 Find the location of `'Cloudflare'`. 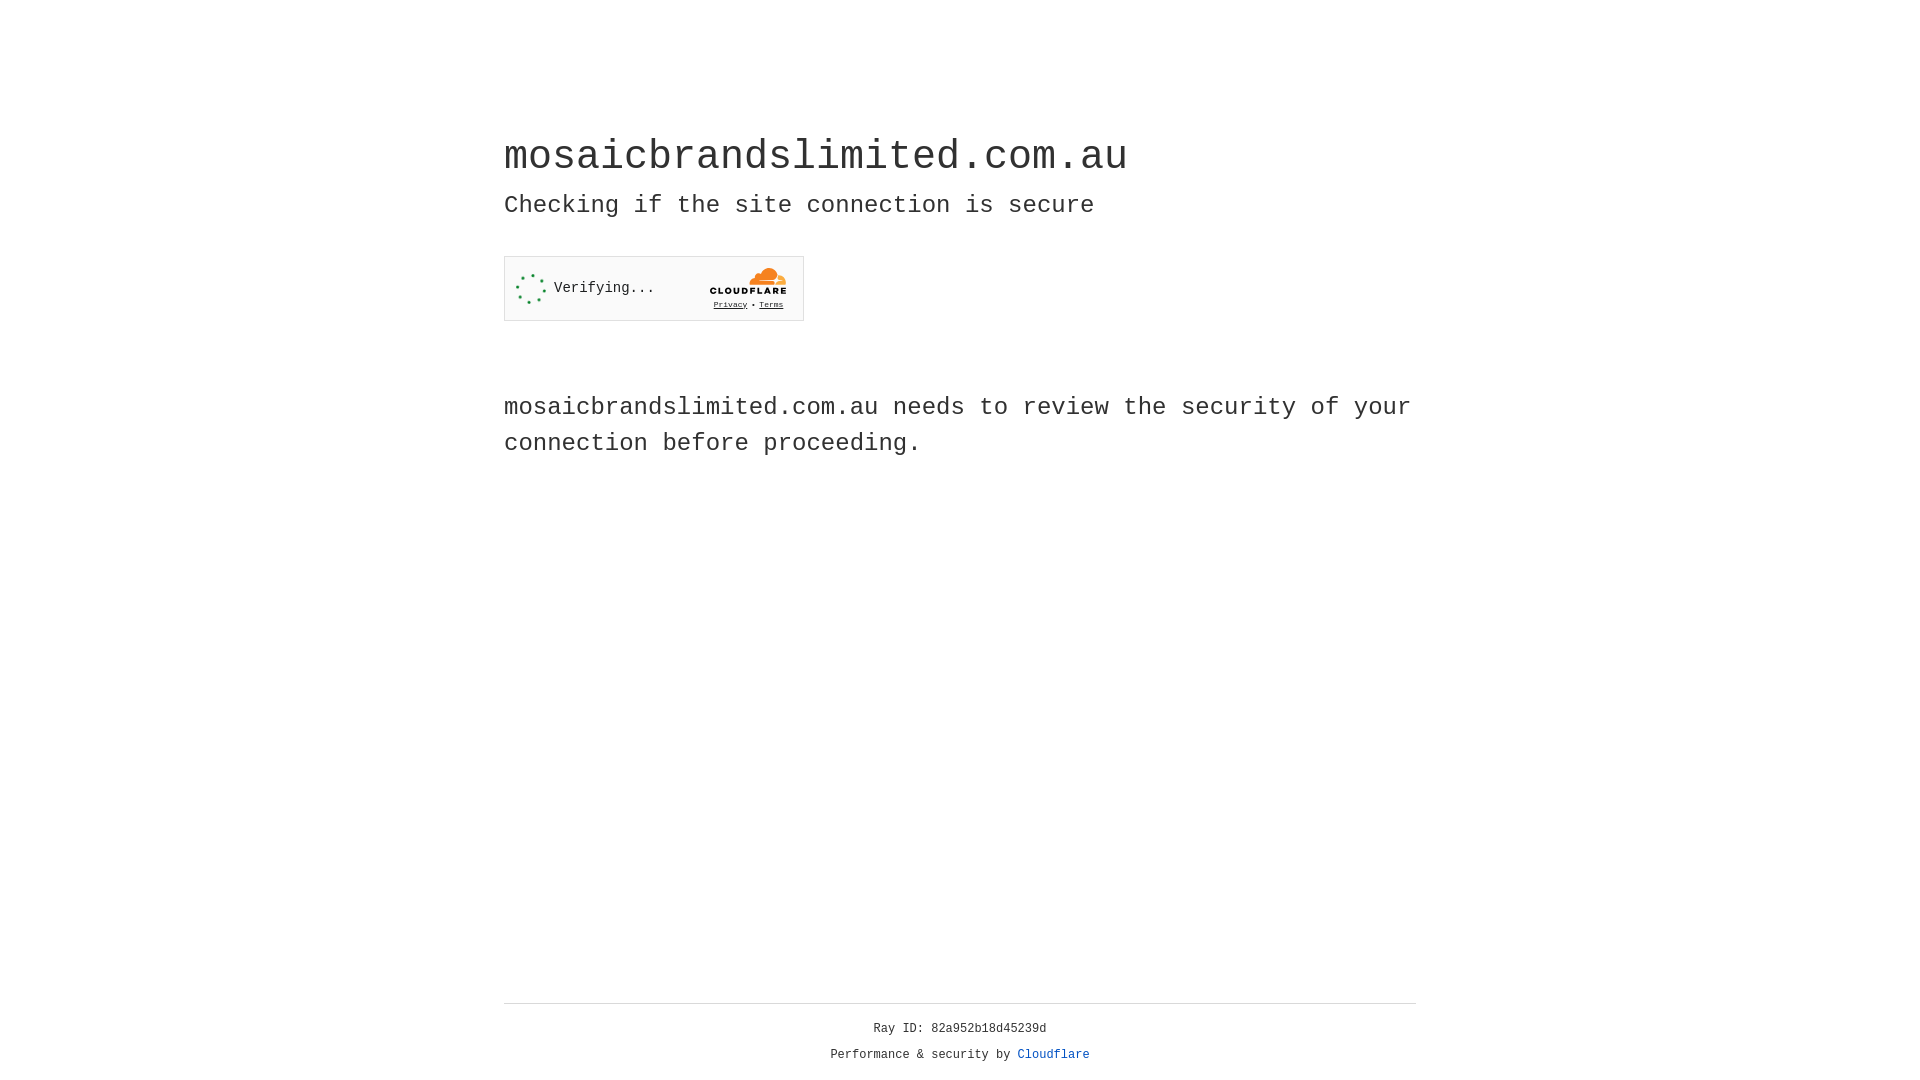

'Cloudflare' is located at coordinates (1053, 1054).